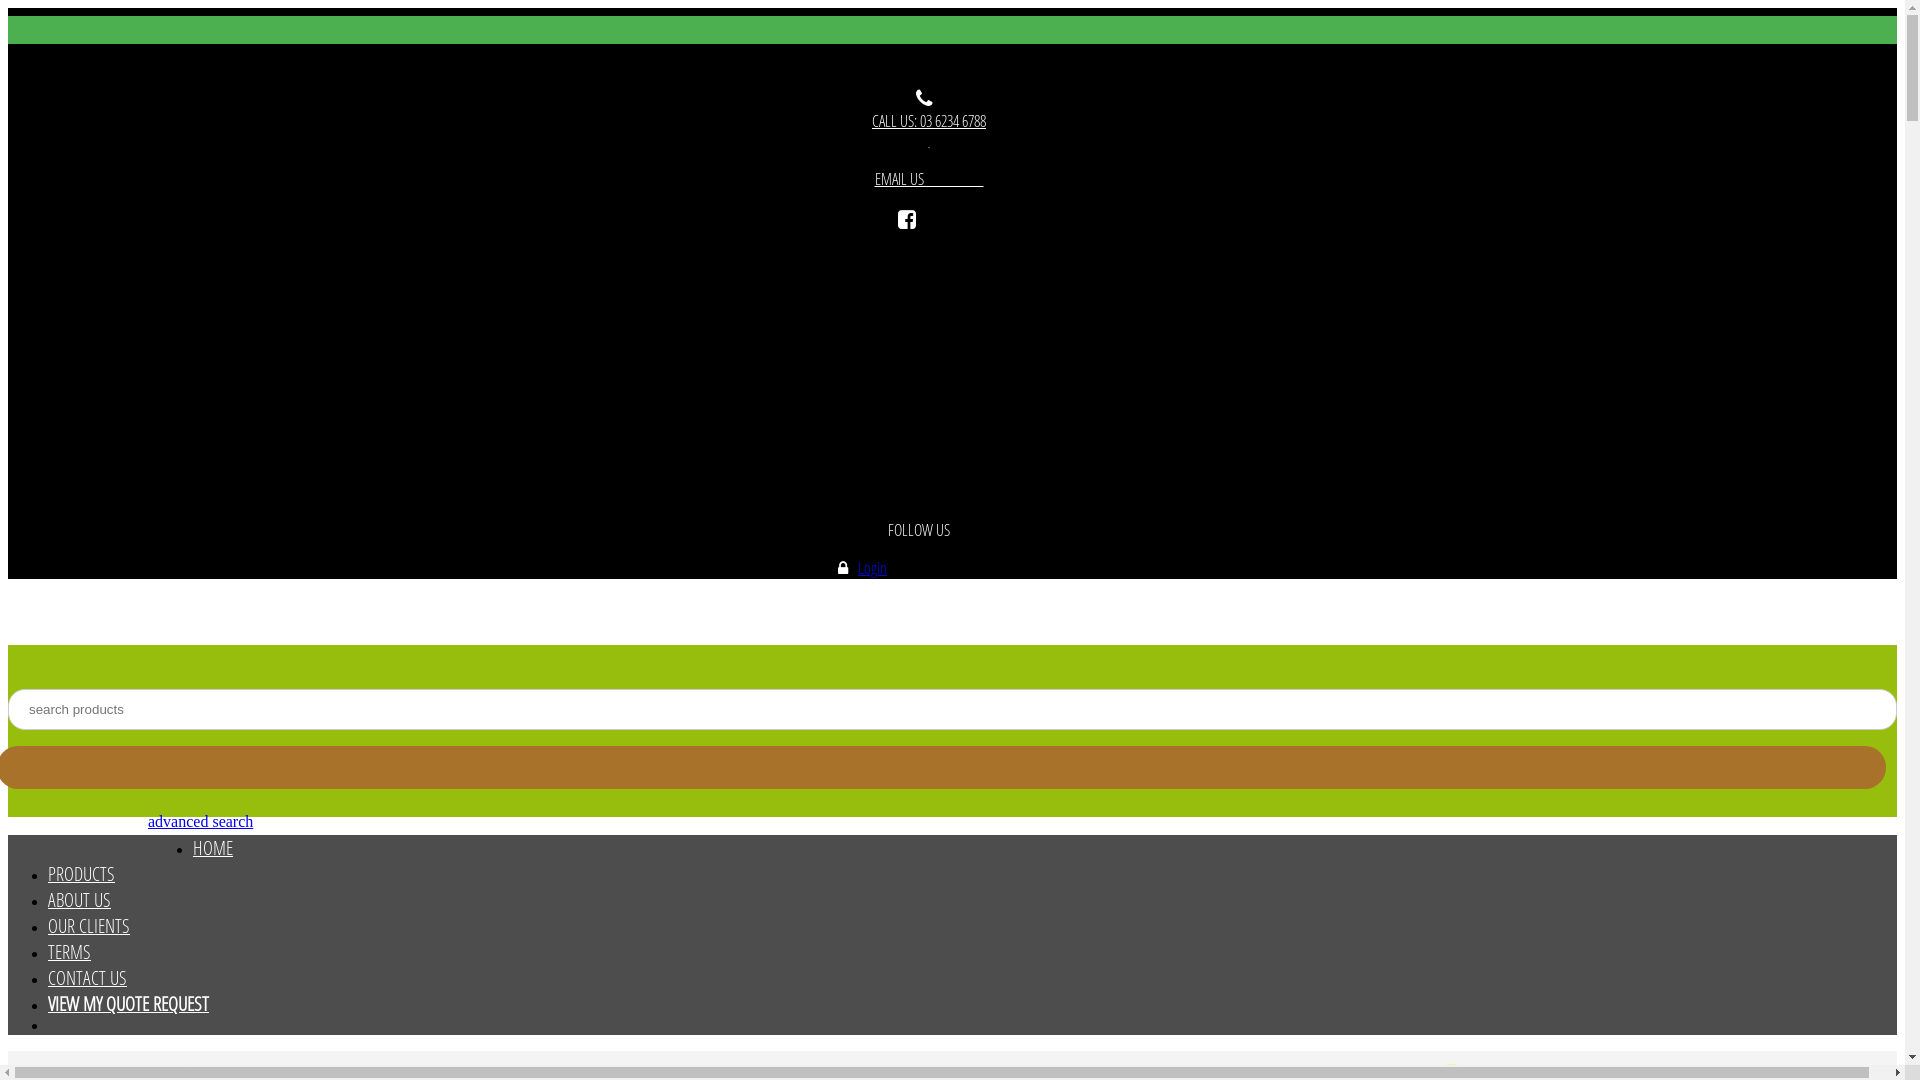 The image size is (1920, 1080). I want to click on 'advanced search', so click(200, 821).